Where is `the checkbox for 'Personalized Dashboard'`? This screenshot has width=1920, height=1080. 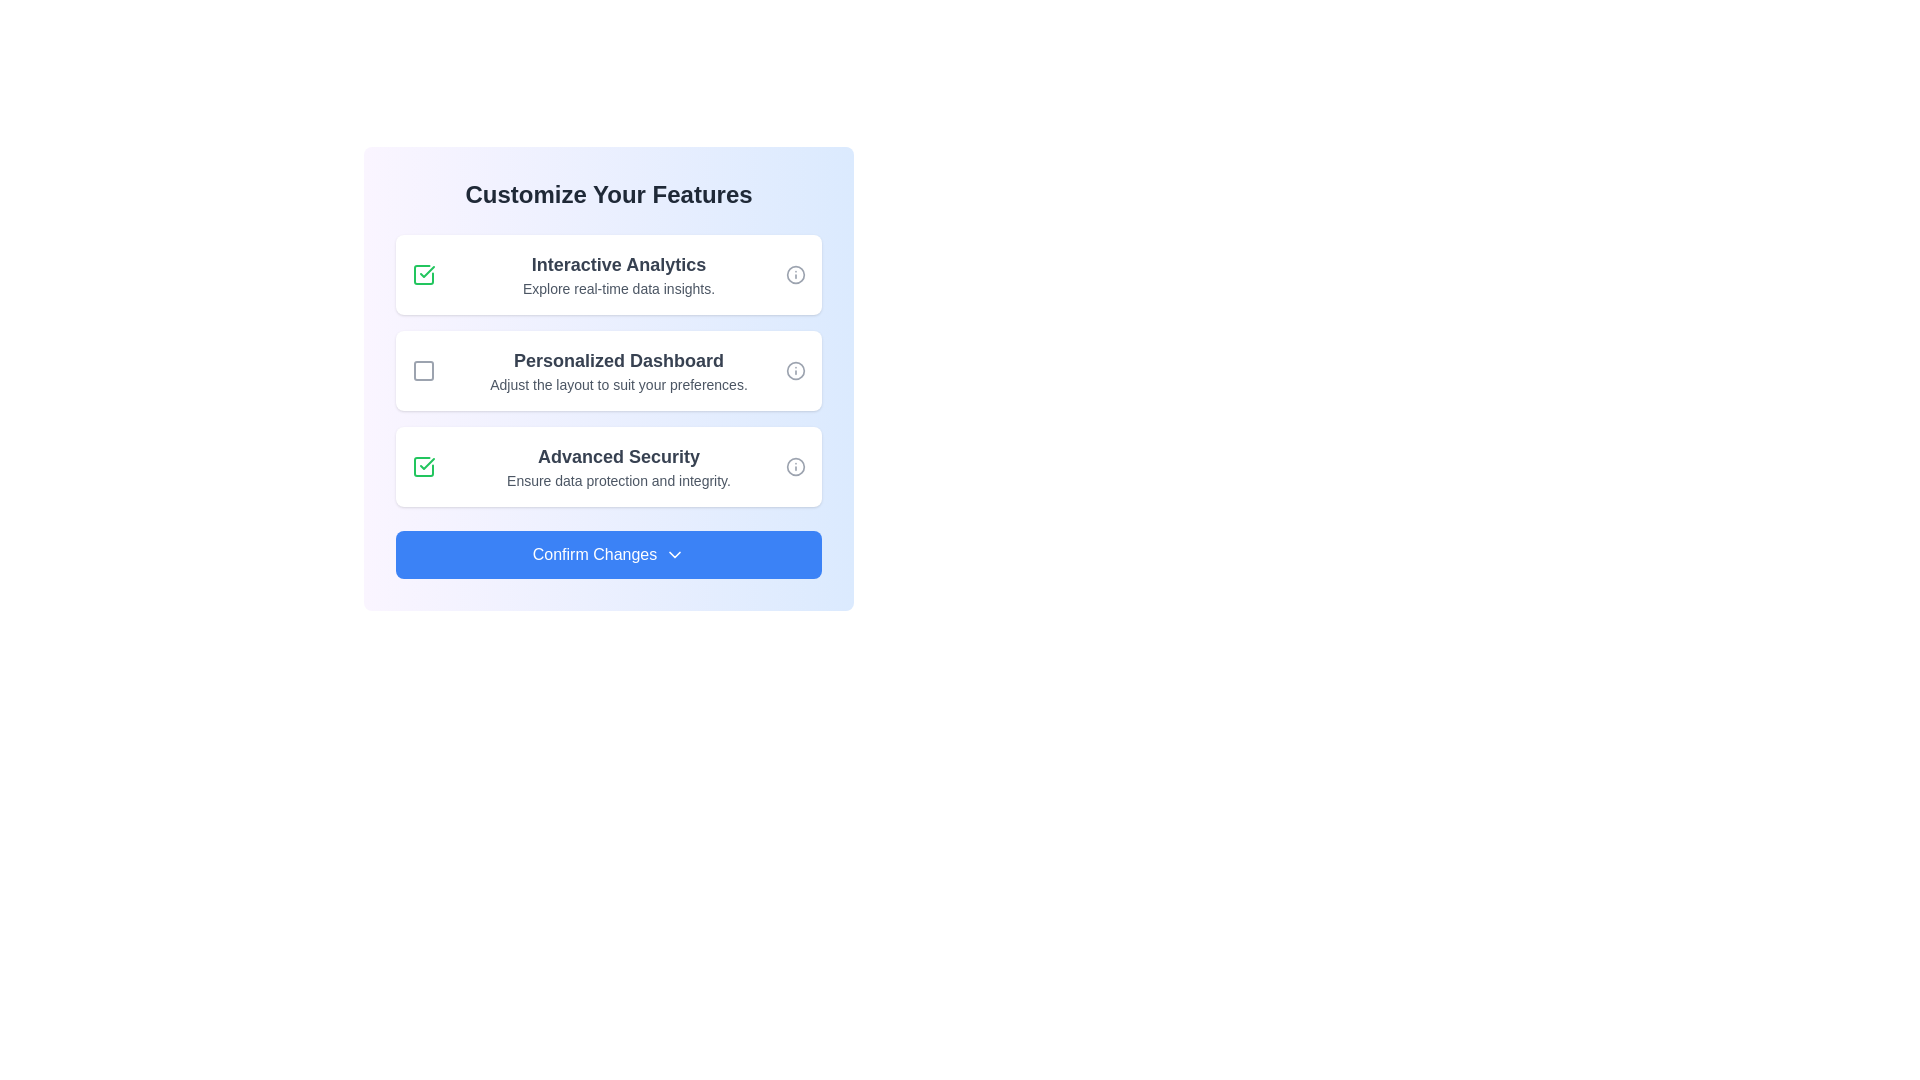 the checkbox for 'Personalized Dashboard' is located at coordinates (422, 370).